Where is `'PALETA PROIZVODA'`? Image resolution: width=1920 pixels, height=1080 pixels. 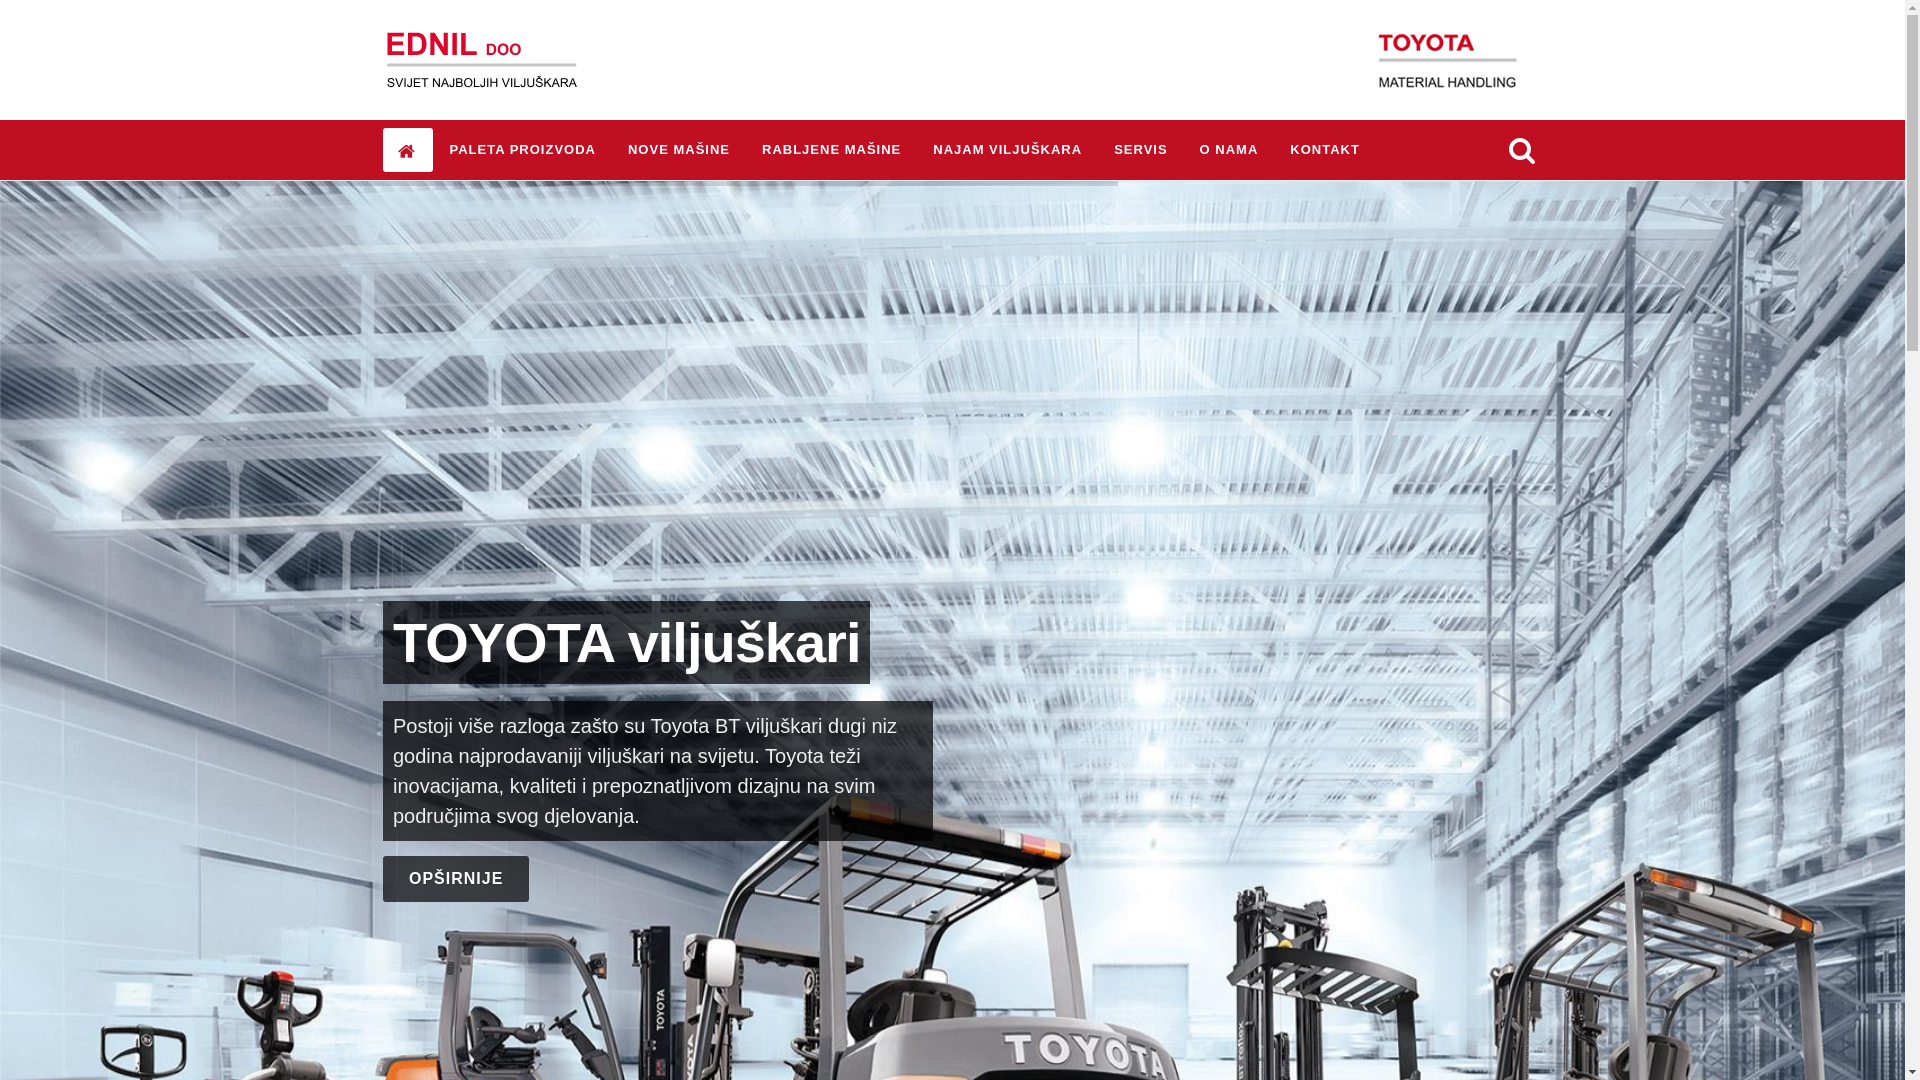
'PALETA PROIZVODA' is located at coordinates (432, 149).